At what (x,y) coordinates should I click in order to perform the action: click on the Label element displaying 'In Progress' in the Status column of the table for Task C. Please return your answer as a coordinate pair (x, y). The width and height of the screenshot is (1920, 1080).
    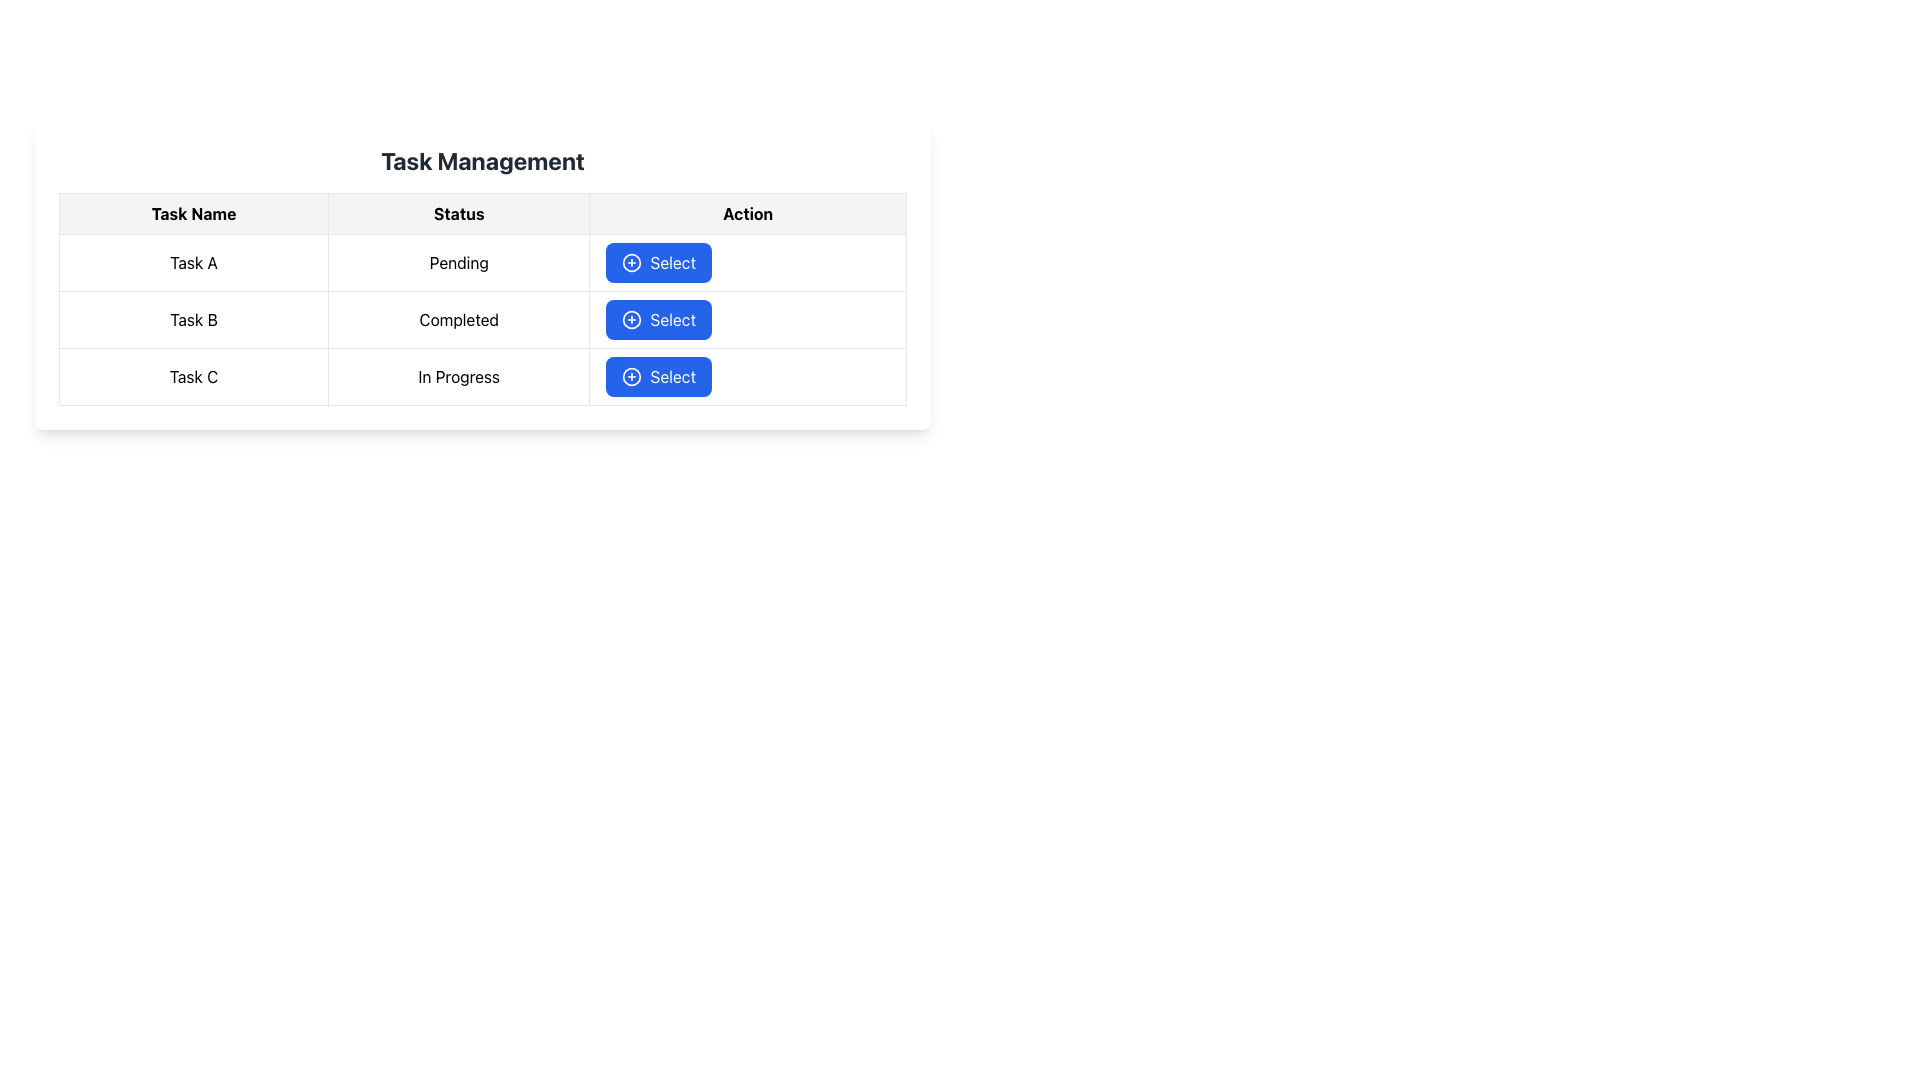
    Looking at the image, I should click on (458, 377).